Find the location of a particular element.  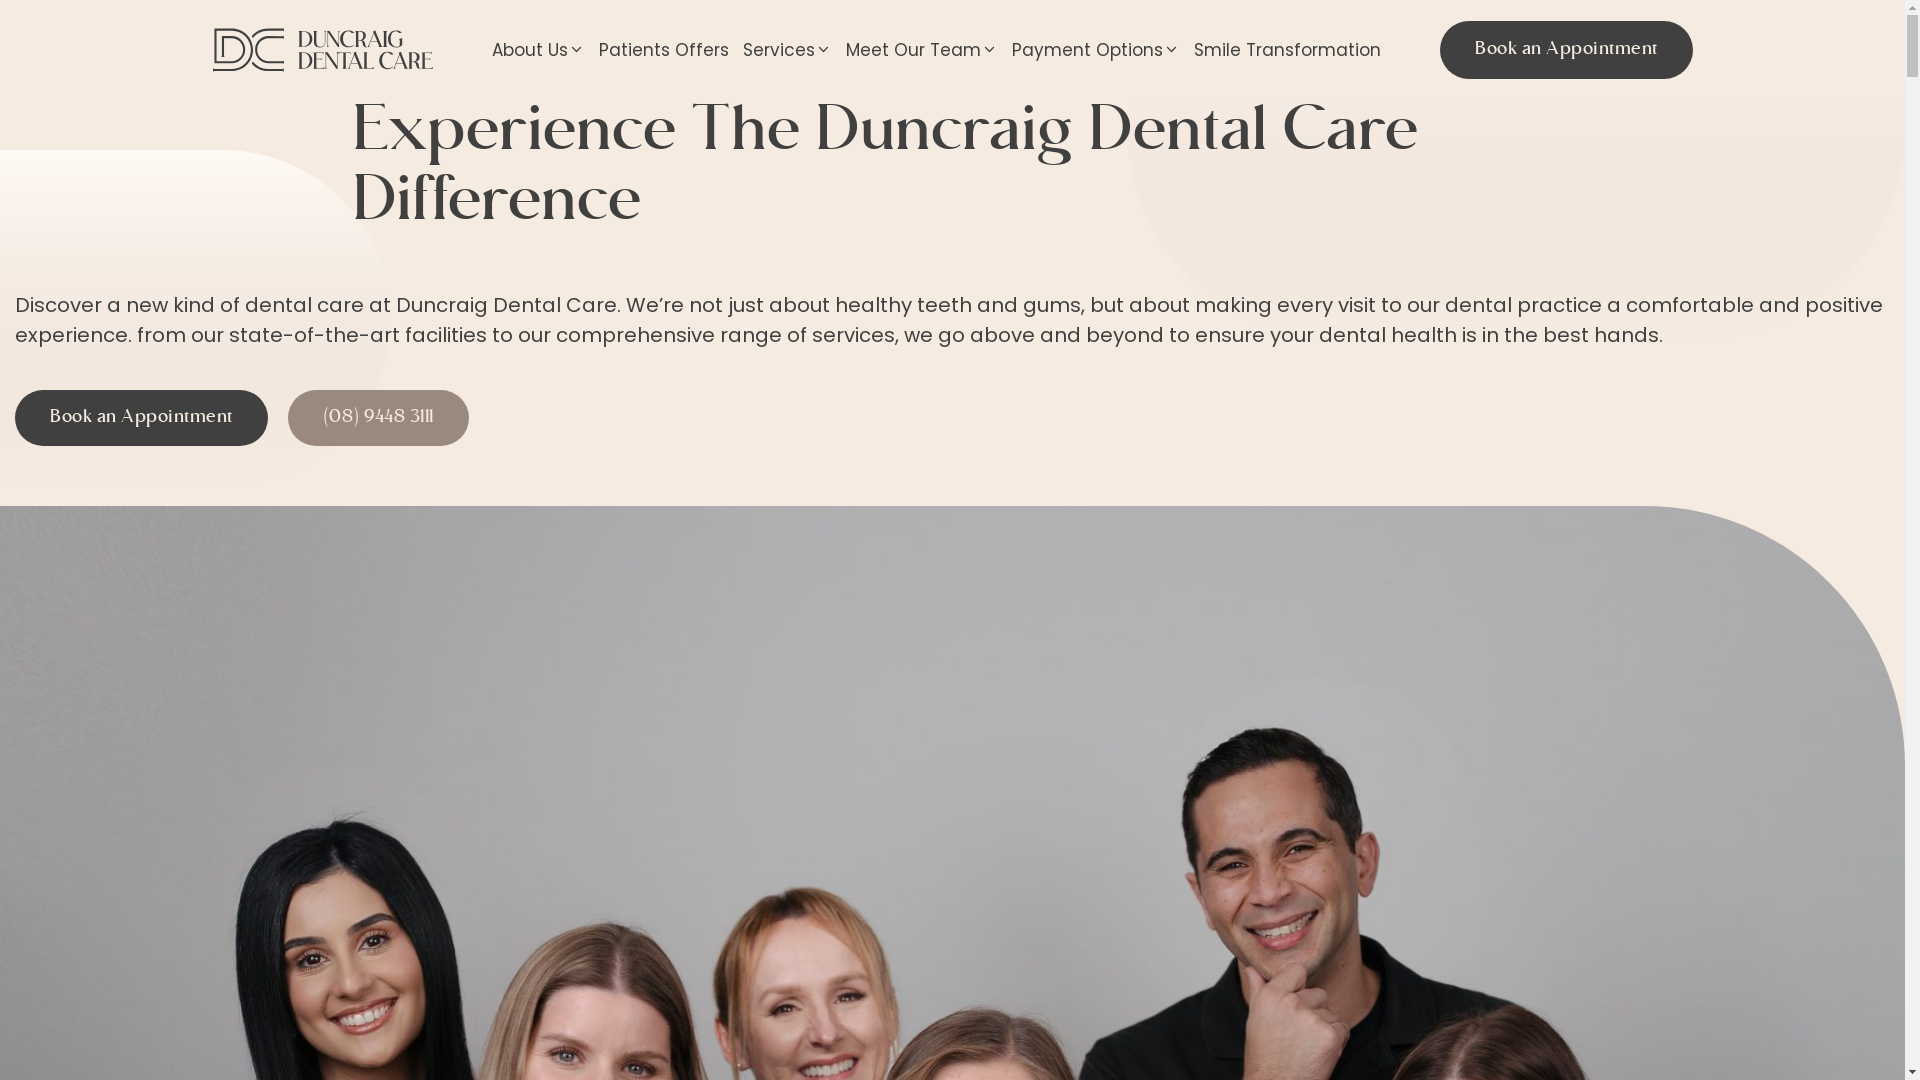

'Meet Our Team' is located at coordinates (920, 49).